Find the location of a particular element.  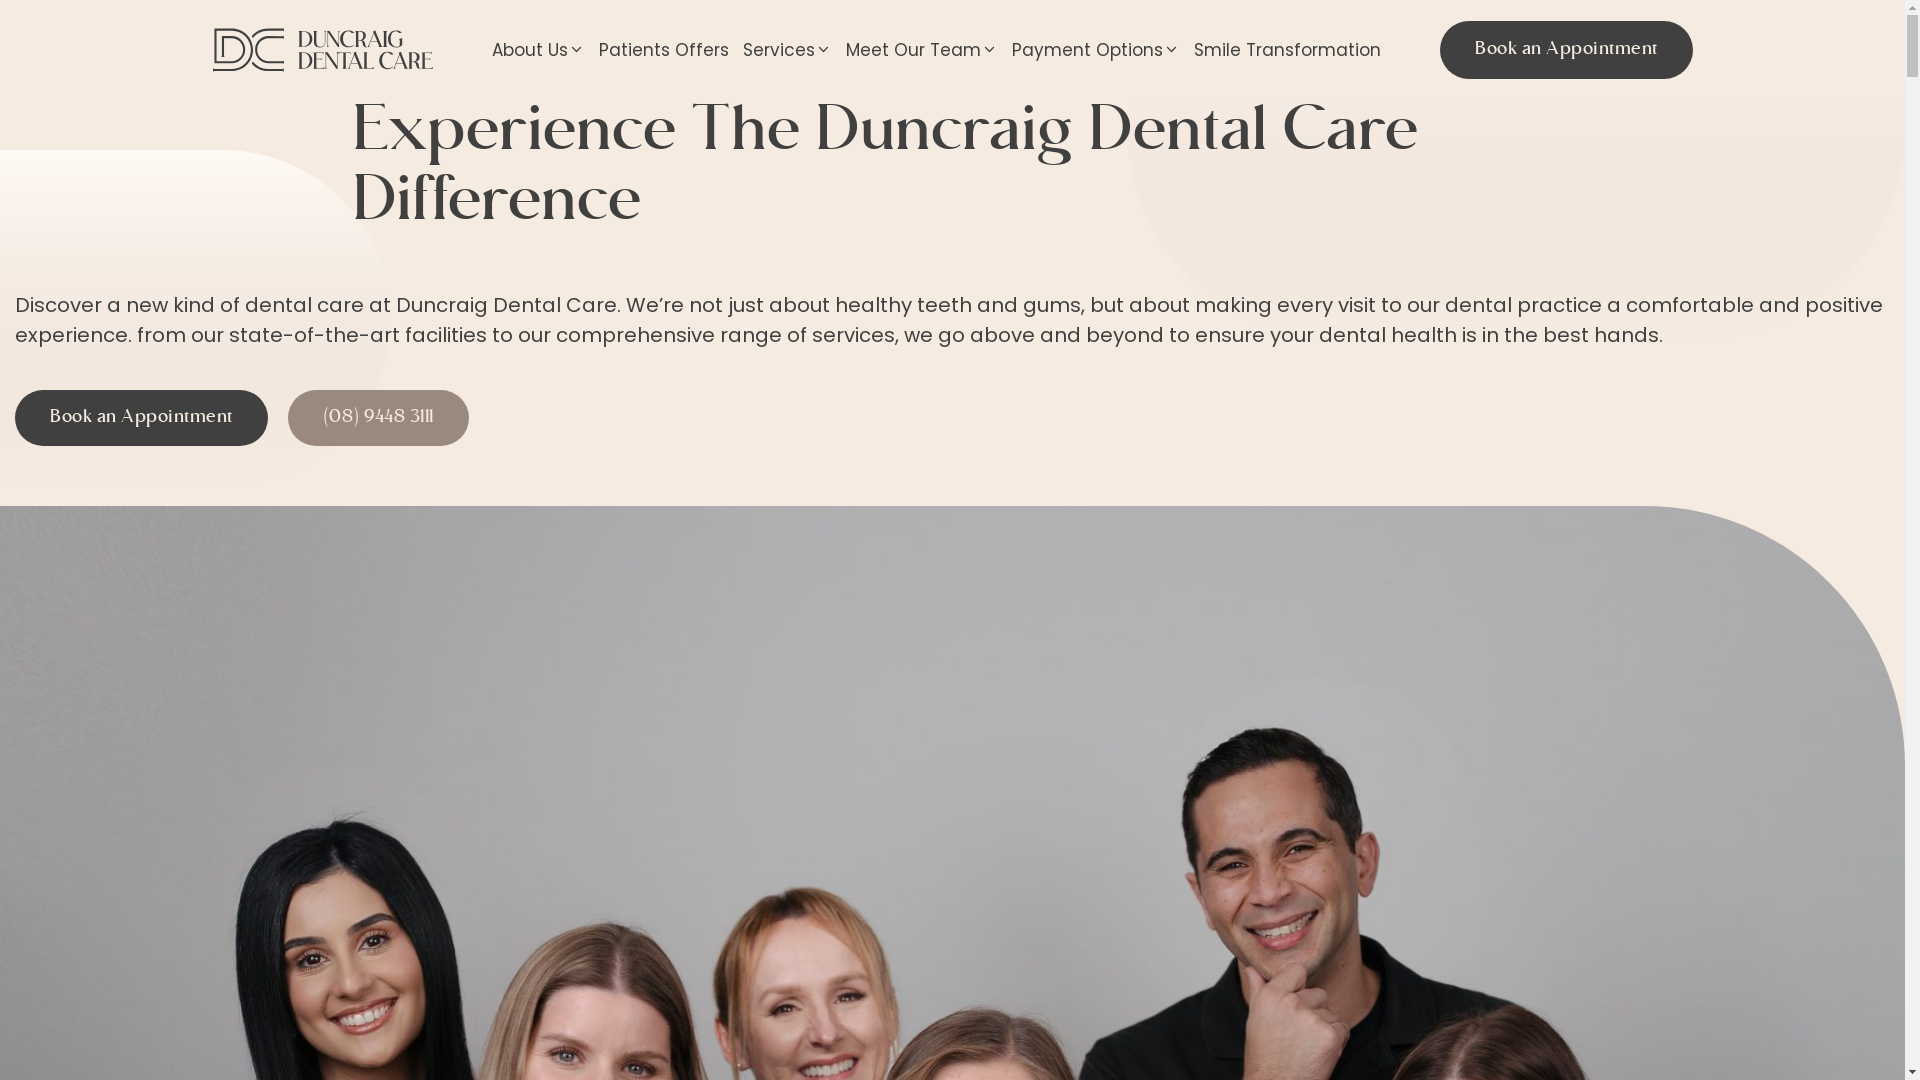

'Meet Our Team' is located at coordinates (920, 49).